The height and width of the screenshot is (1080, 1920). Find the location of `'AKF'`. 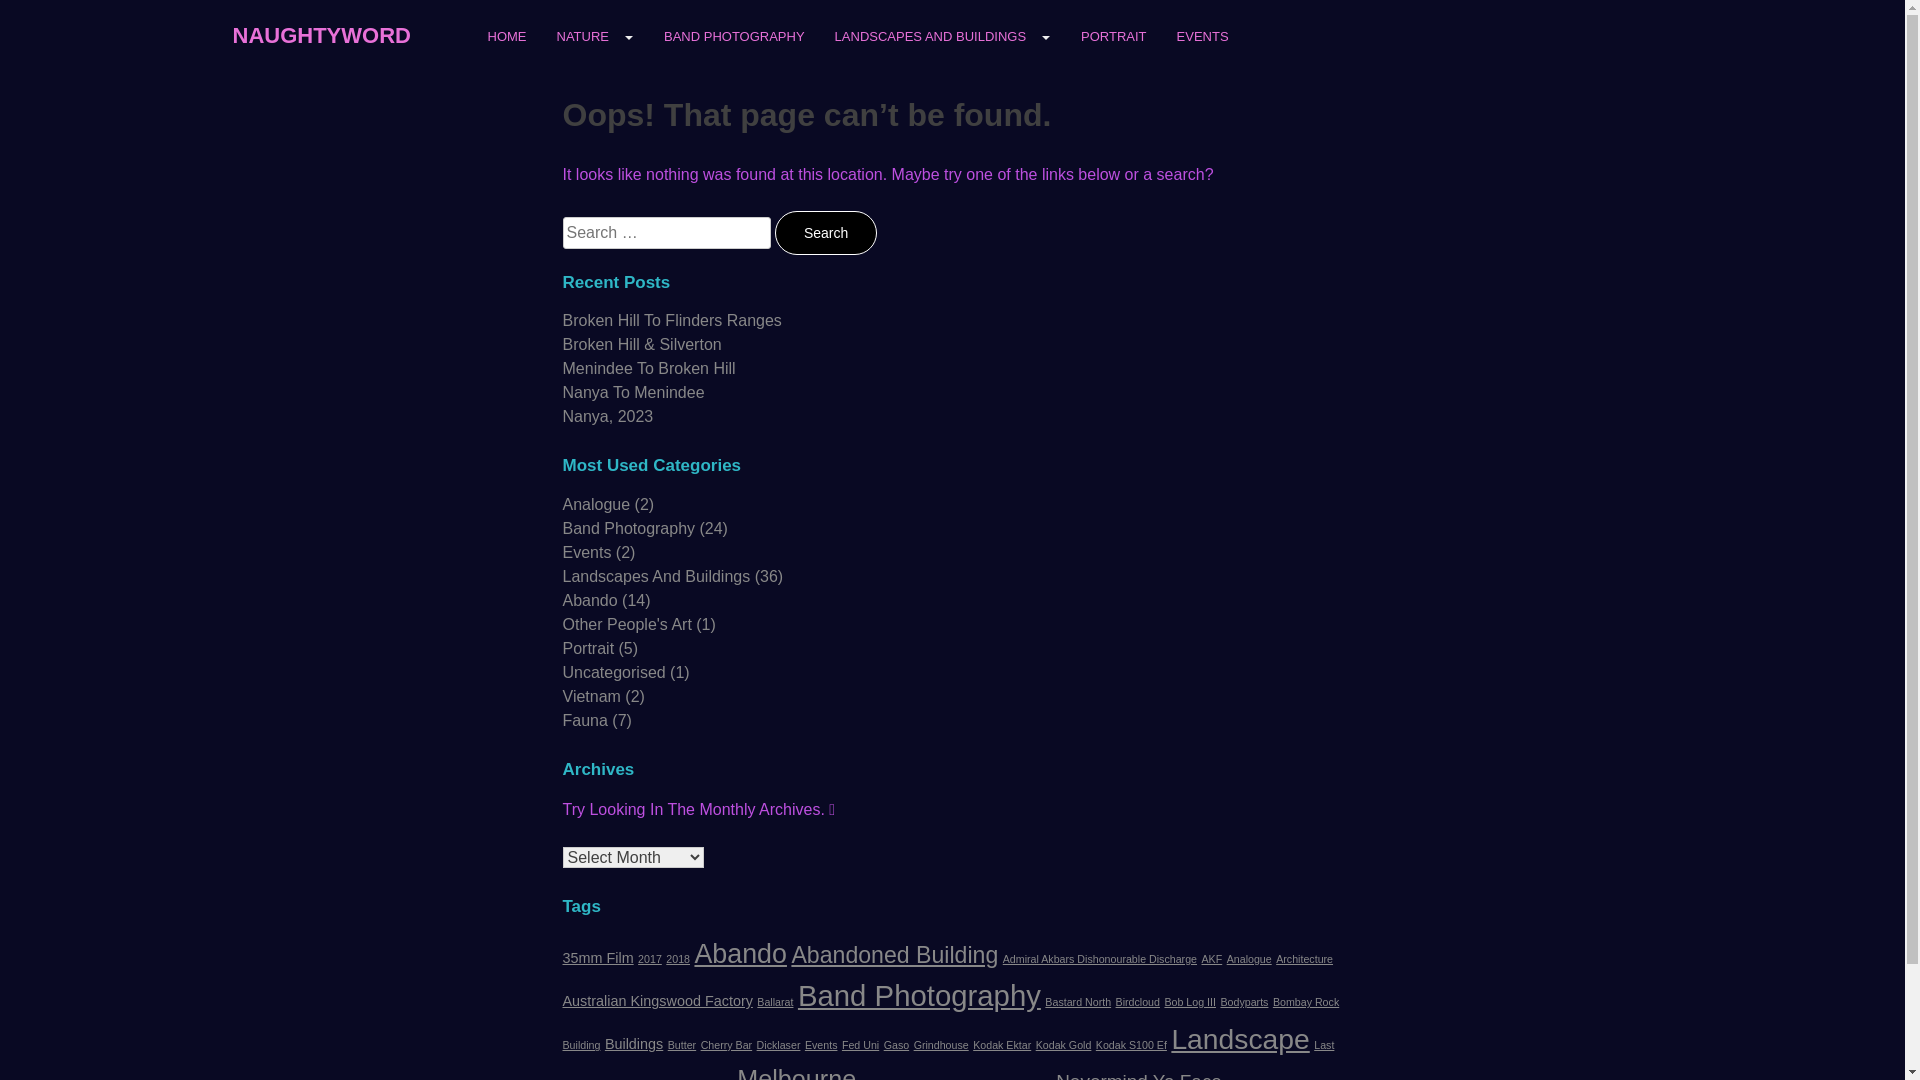

'AKF' is located at coordinates (1210, 958).